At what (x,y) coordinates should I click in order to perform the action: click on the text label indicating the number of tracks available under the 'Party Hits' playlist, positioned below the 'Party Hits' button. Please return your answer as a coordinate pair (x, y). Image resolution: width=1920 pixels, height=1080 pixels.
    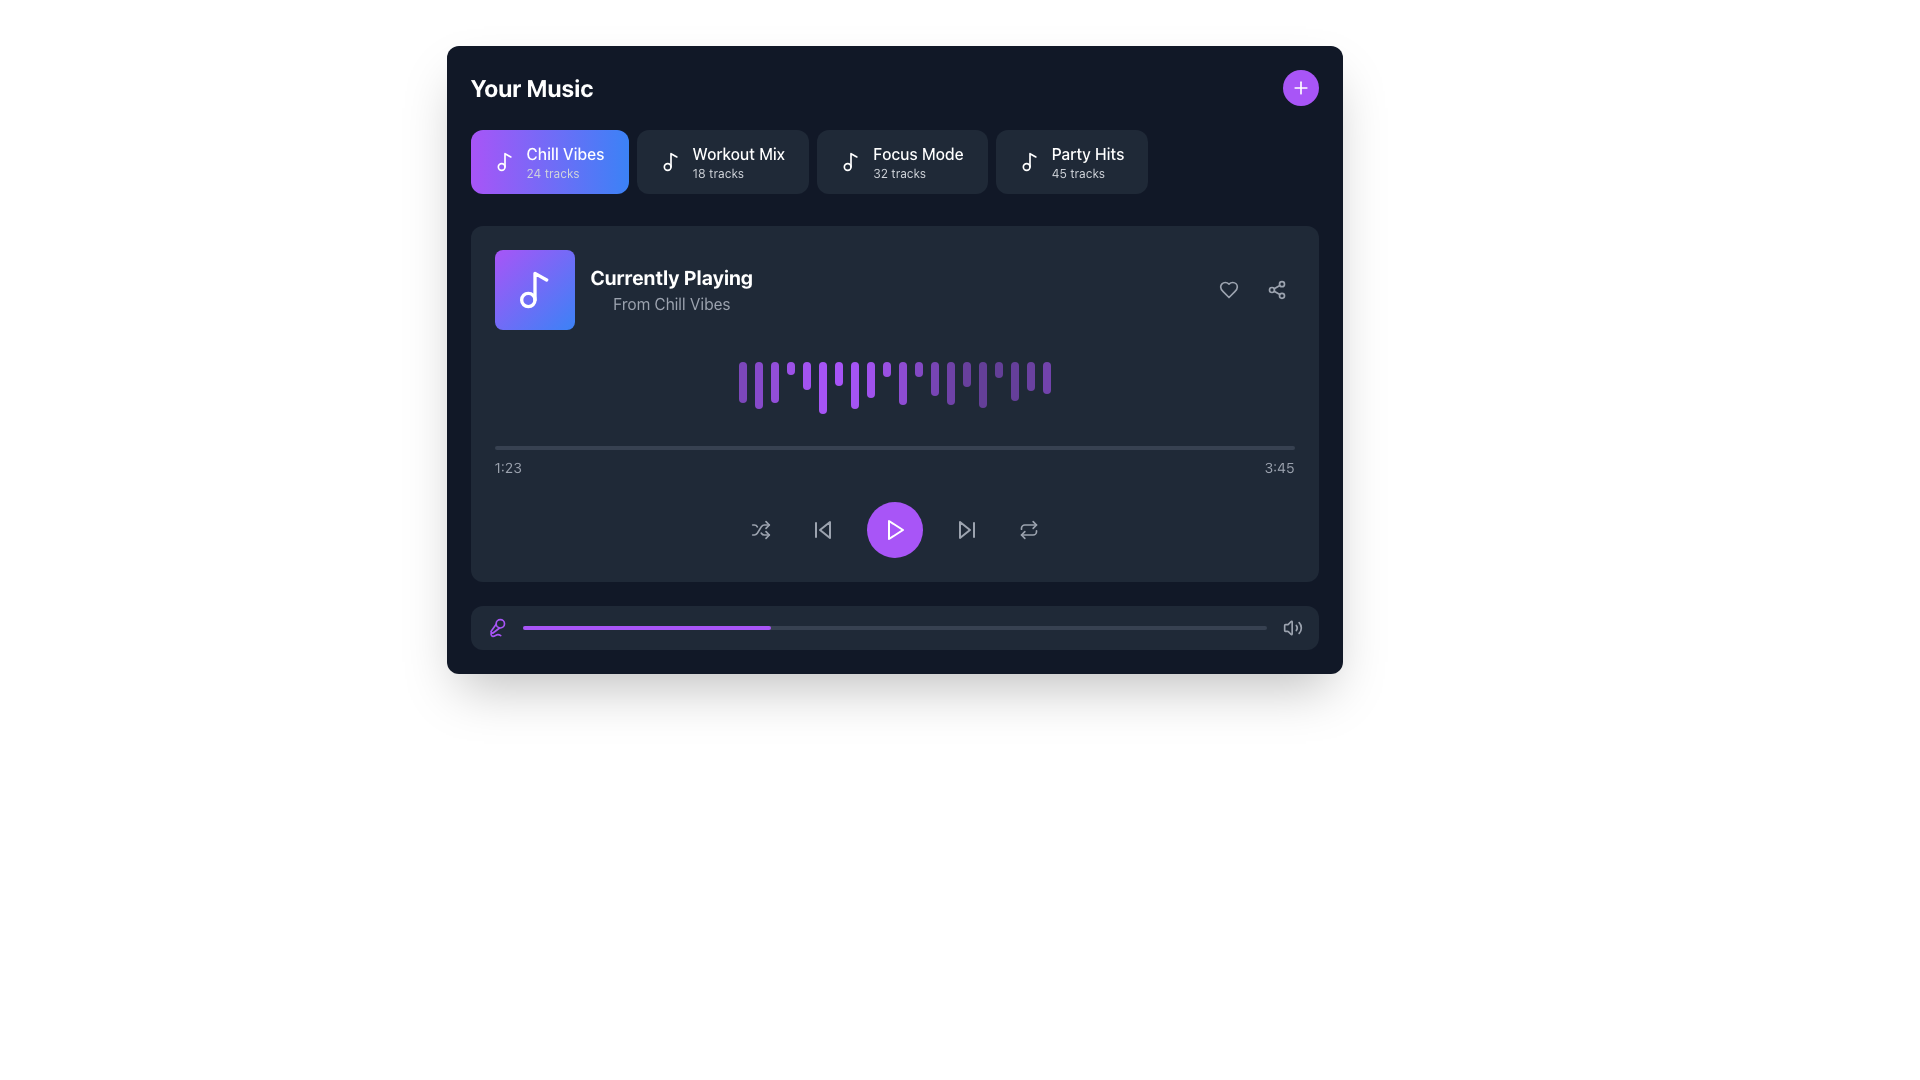
    Looking at the image, I should click on (1077, 172).